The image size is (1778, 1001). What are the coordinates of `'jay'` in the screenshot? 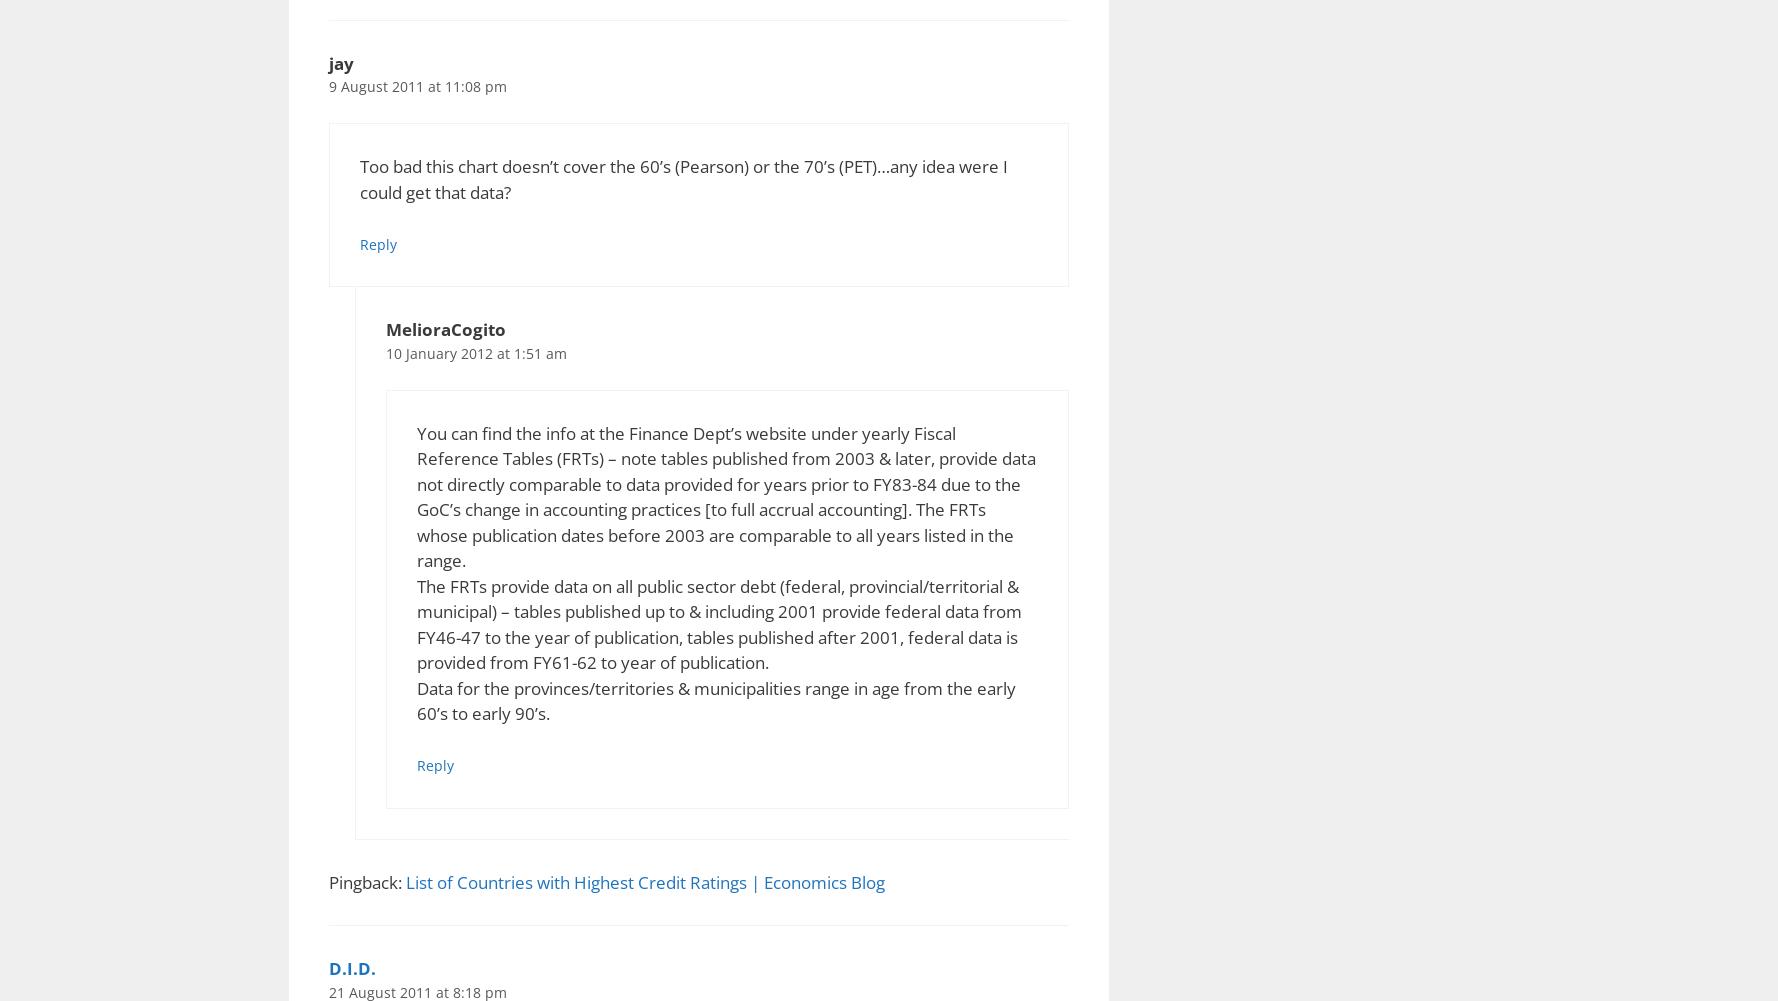 It's located at (340, 62).